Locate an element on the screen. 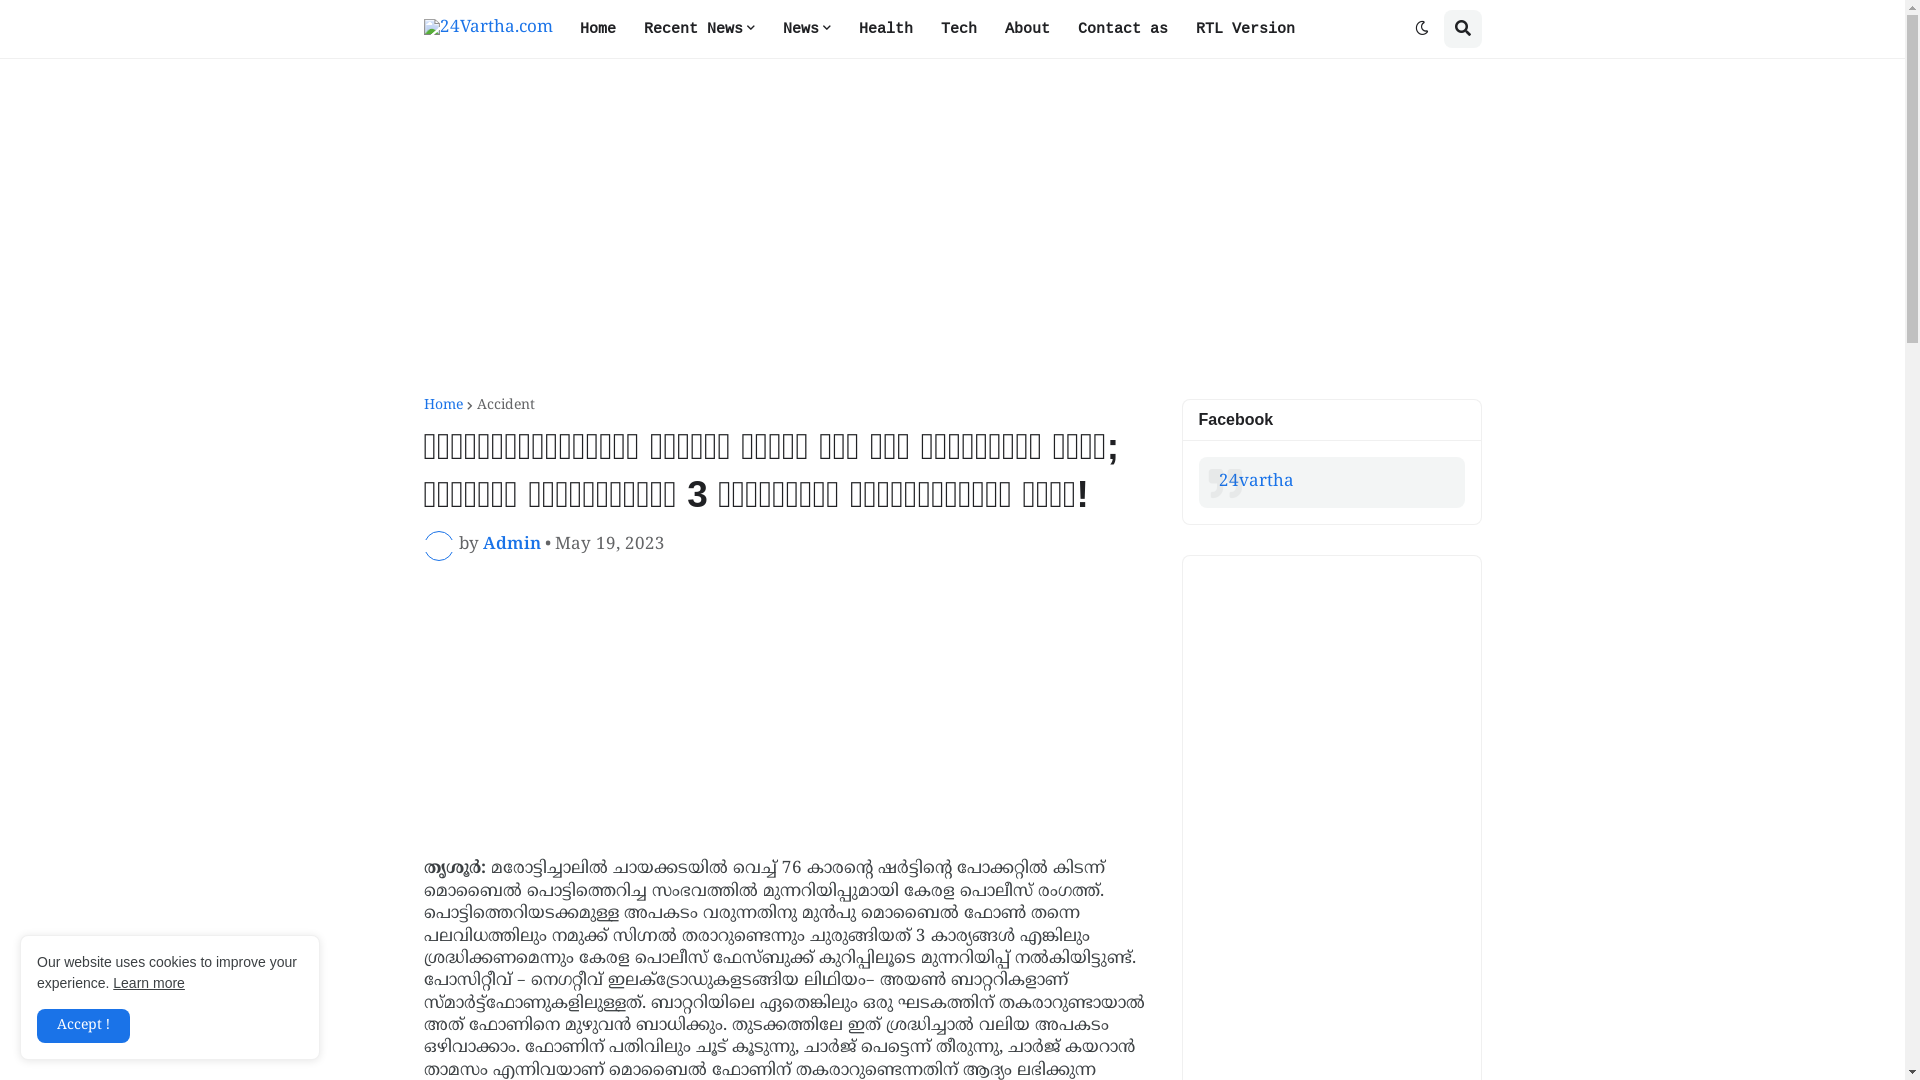 This screenshot has height=1080, width=1920. 'RTL Version' is located at coordinates (1181, 29).